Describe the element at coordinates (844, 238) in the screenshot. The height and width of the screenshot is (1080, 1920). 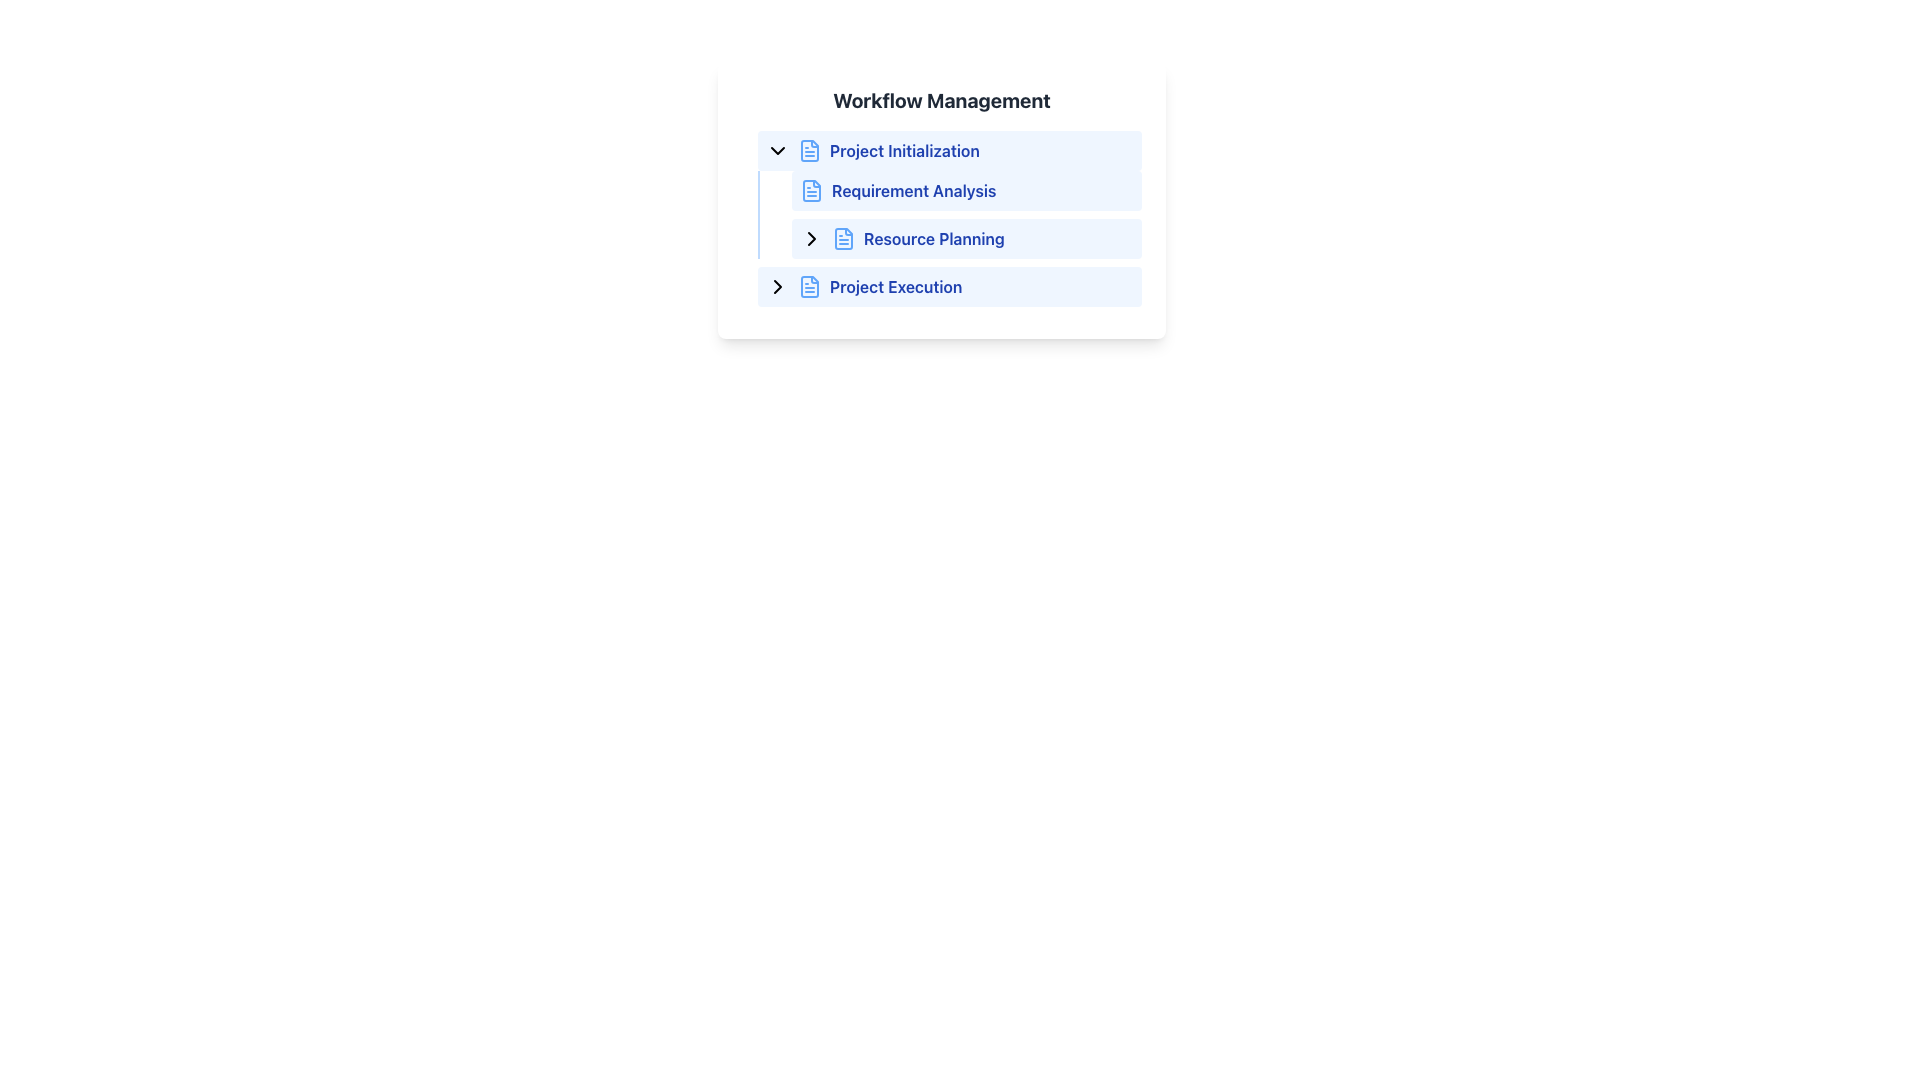
I see `the 'Resource Planning' icon in the middle section of the 'Workflow Management' hierarchy interface` at that location.